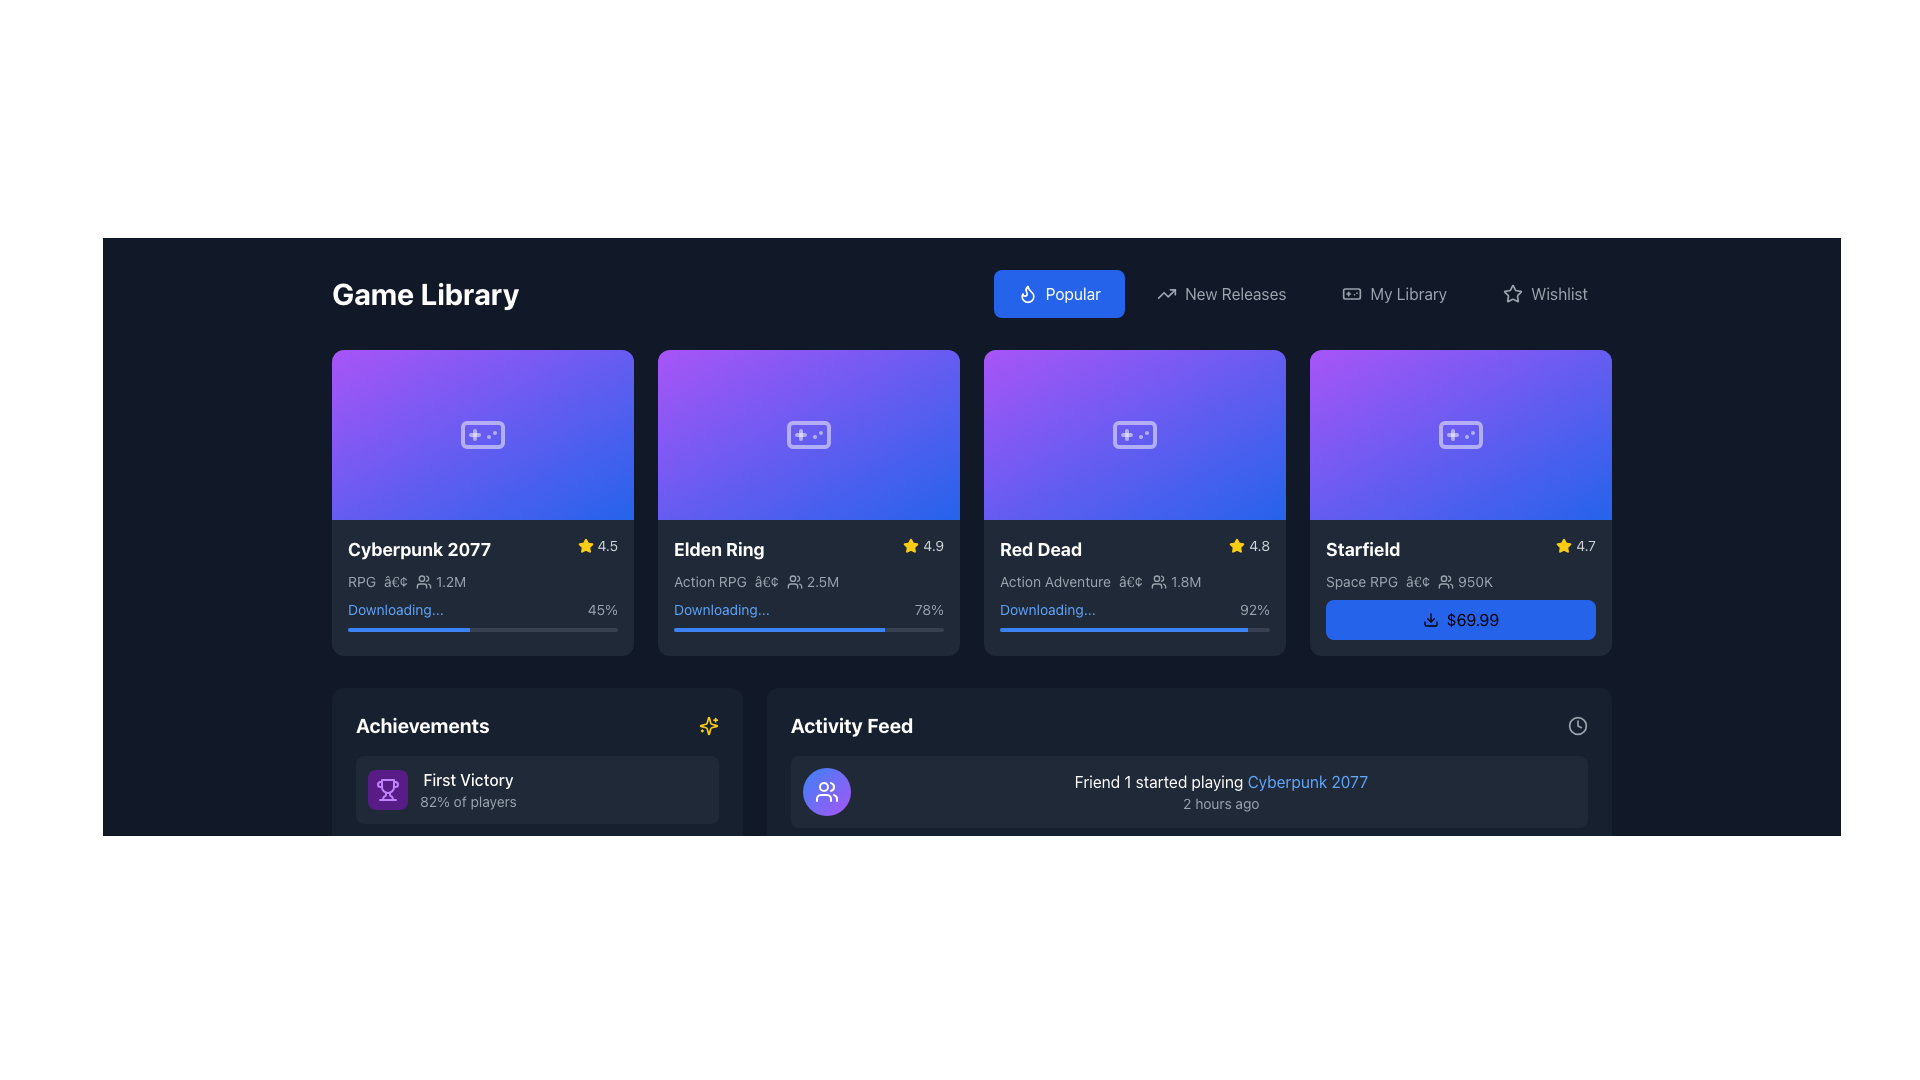 This screenshot has height=1080, width=1920. Describe the element at coordinates (388, 788) in the screenshot. I see `the stylized purple trophy icon located in the Achievements section, which is the only decorative icon above the achievement text` at that location.